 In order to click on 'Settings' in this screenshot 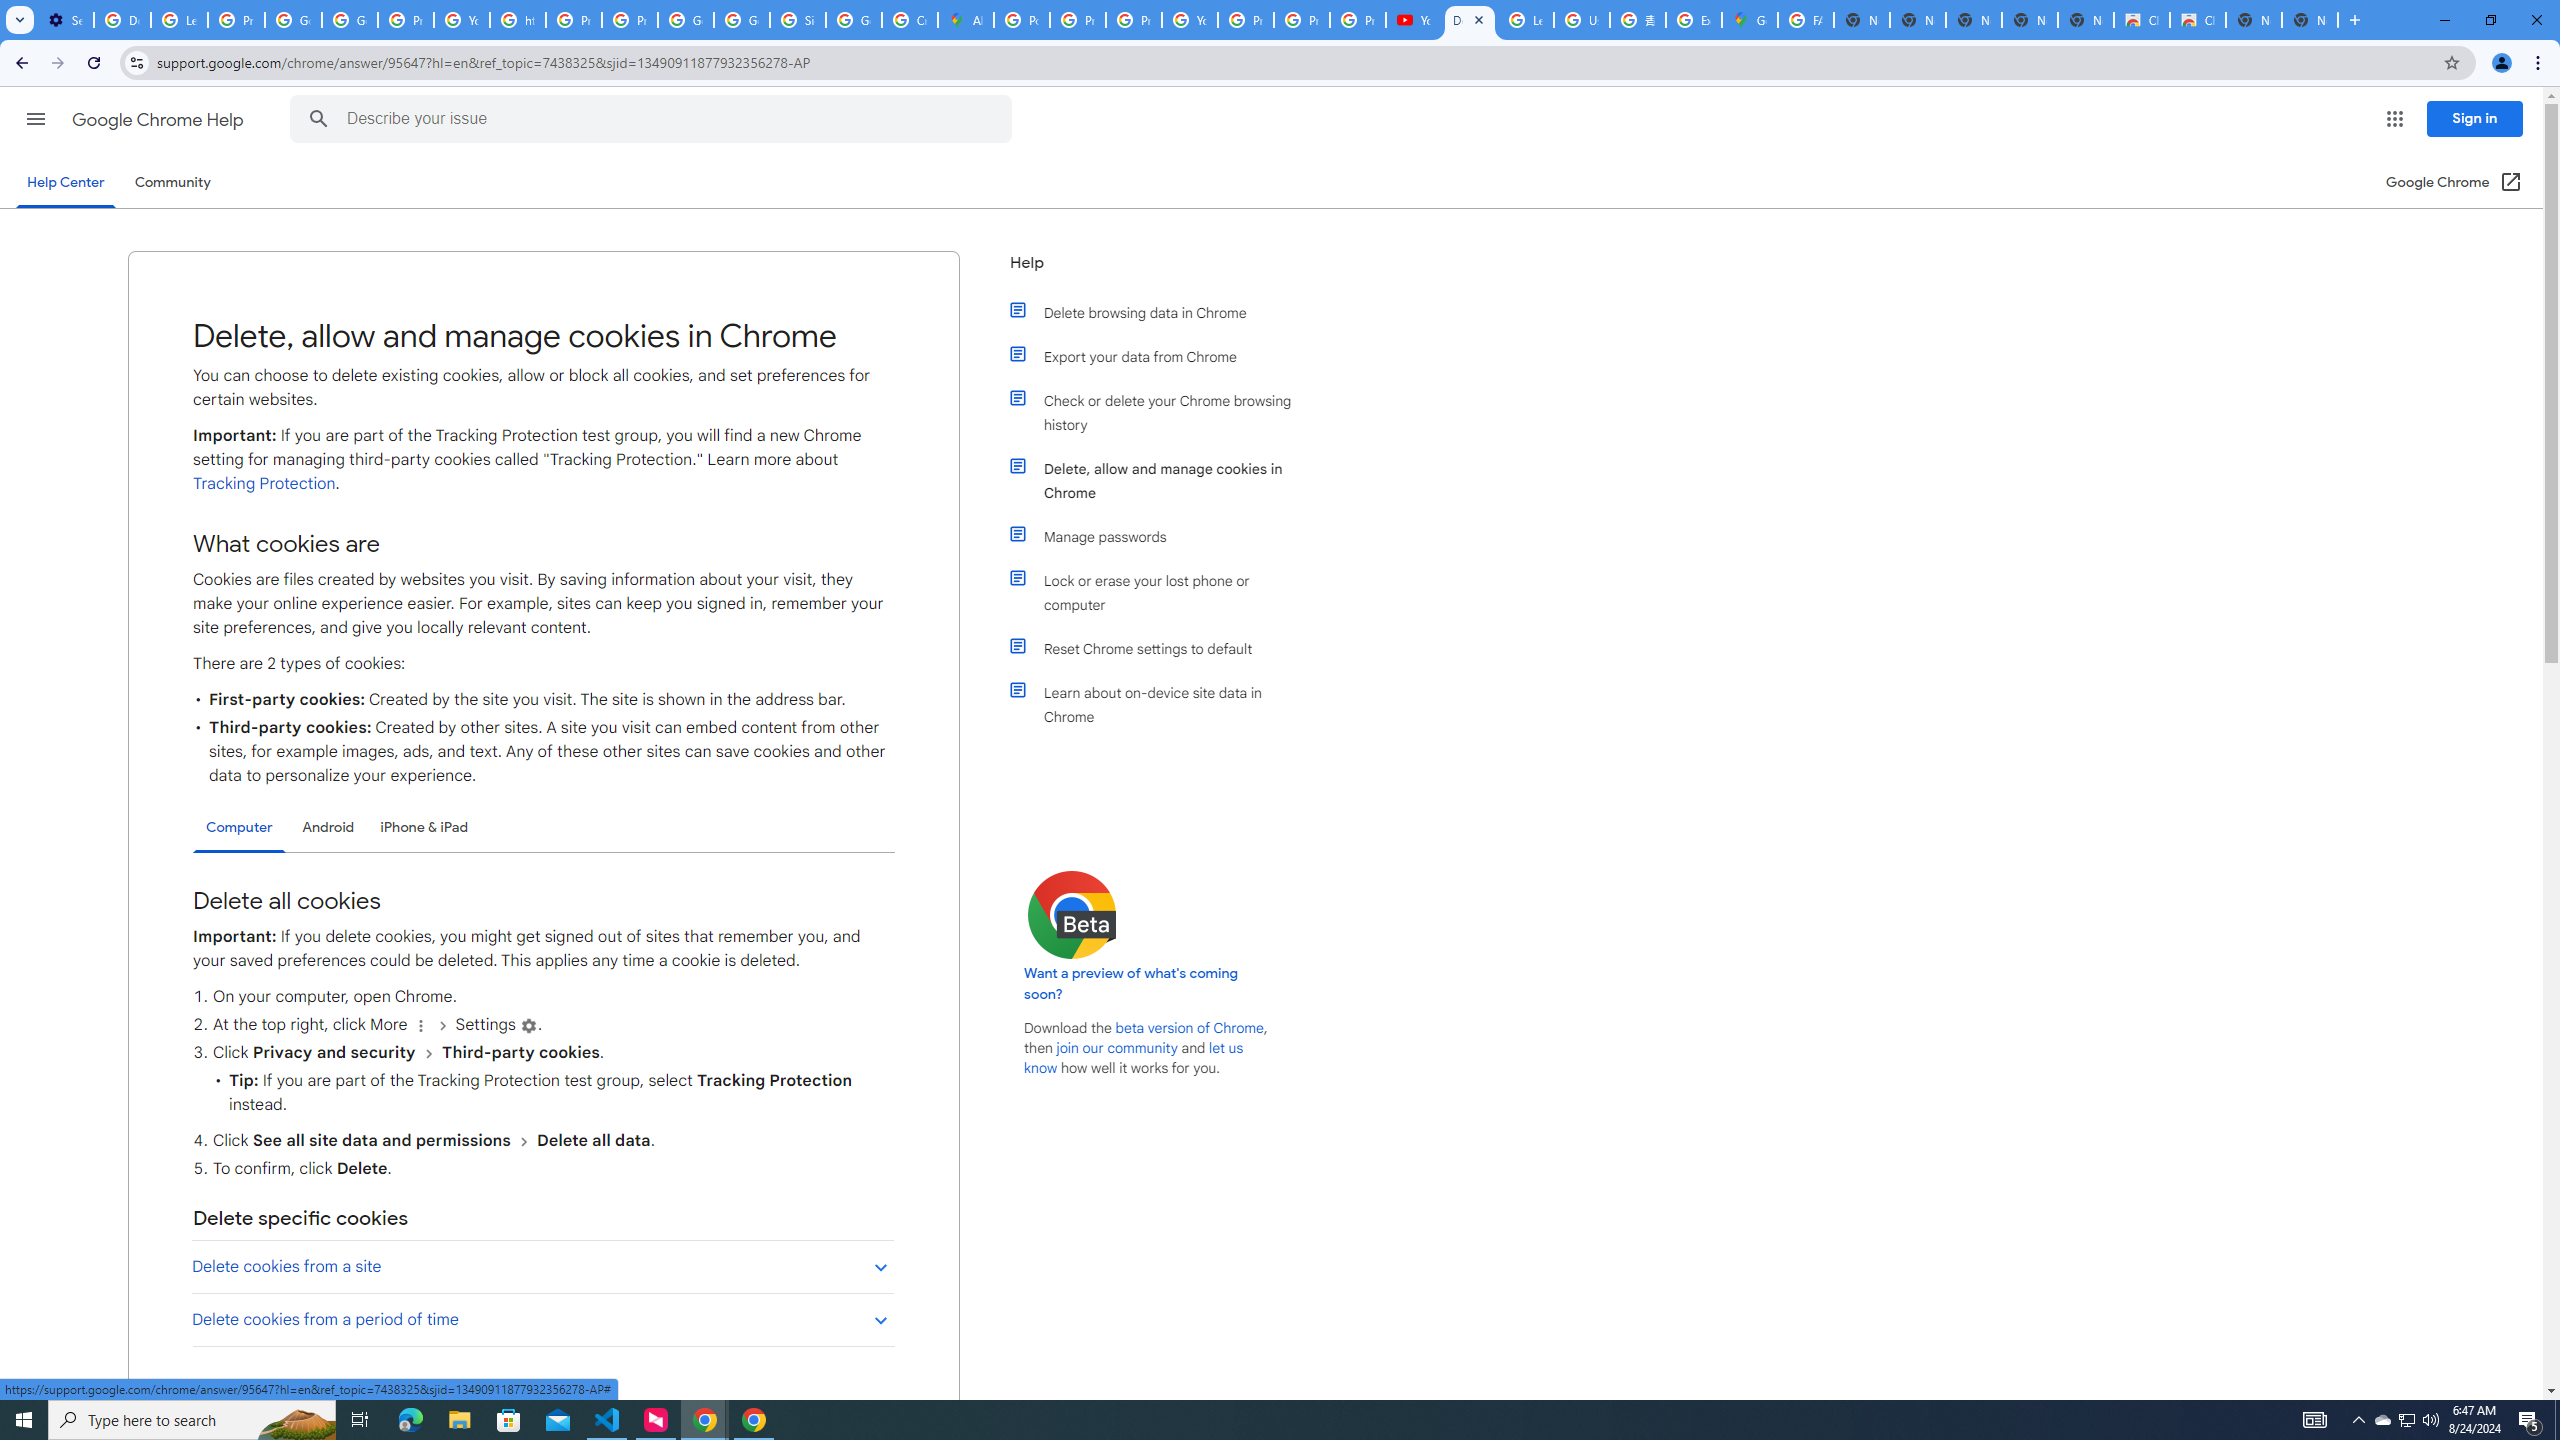, I will do `click(529, 1026)`.